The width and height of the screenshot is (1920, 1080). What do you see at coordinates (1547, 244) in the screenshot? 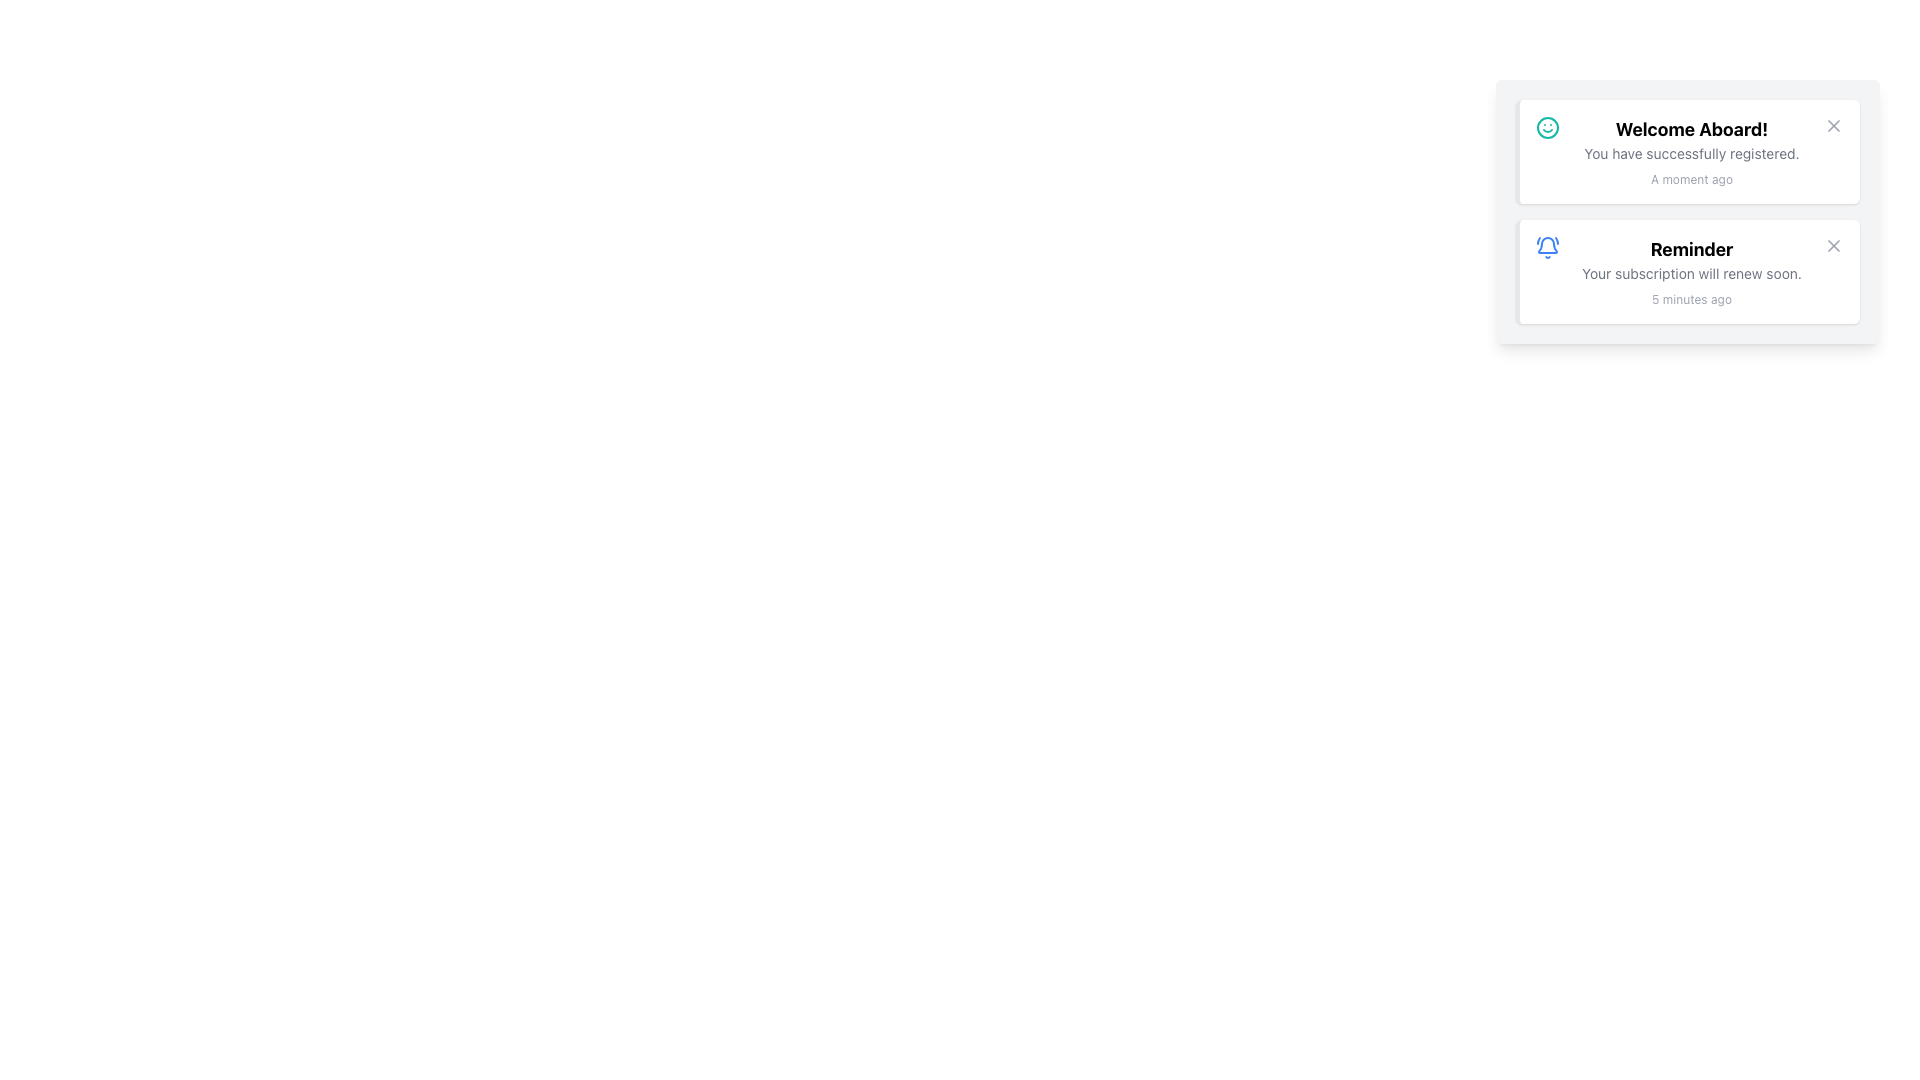
I see `the lower arching part of the bell icon, which serves` at bounding box center [1547, 244].